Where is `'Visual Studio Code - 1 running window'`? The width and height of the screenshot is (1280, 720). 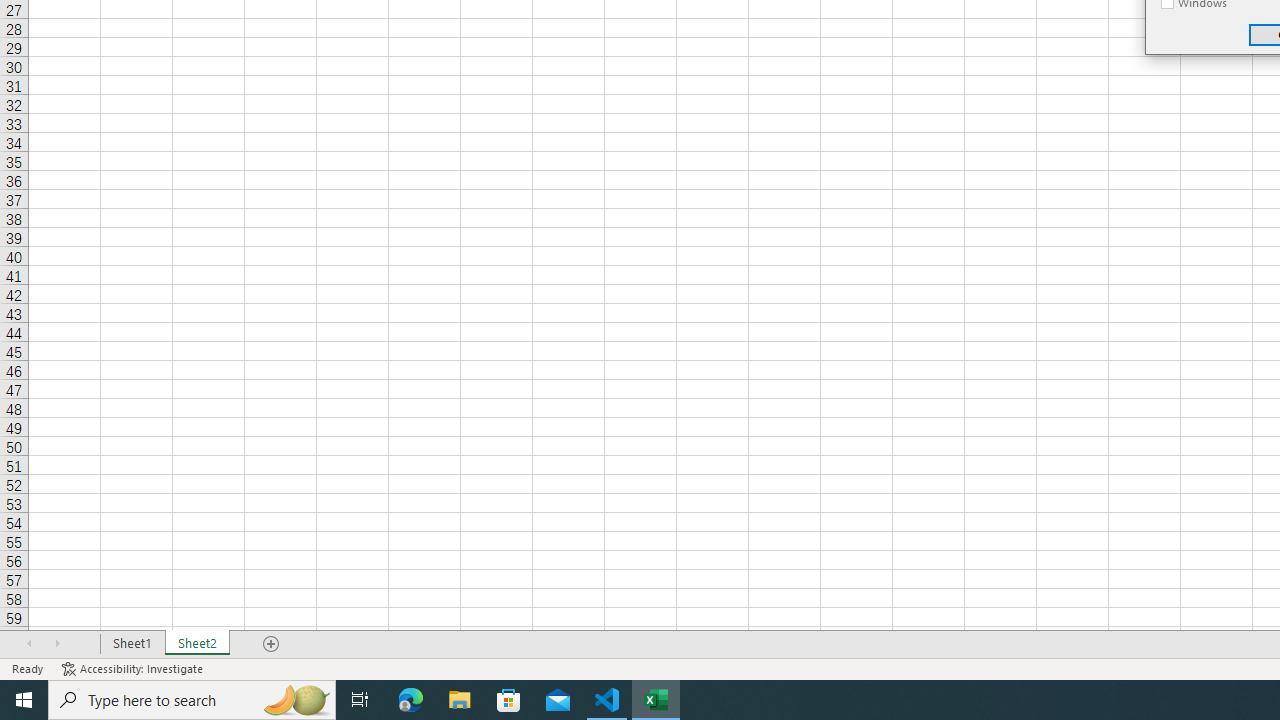
'Visual Studio Code - 1 running window' is located at coordinates (606, 698).